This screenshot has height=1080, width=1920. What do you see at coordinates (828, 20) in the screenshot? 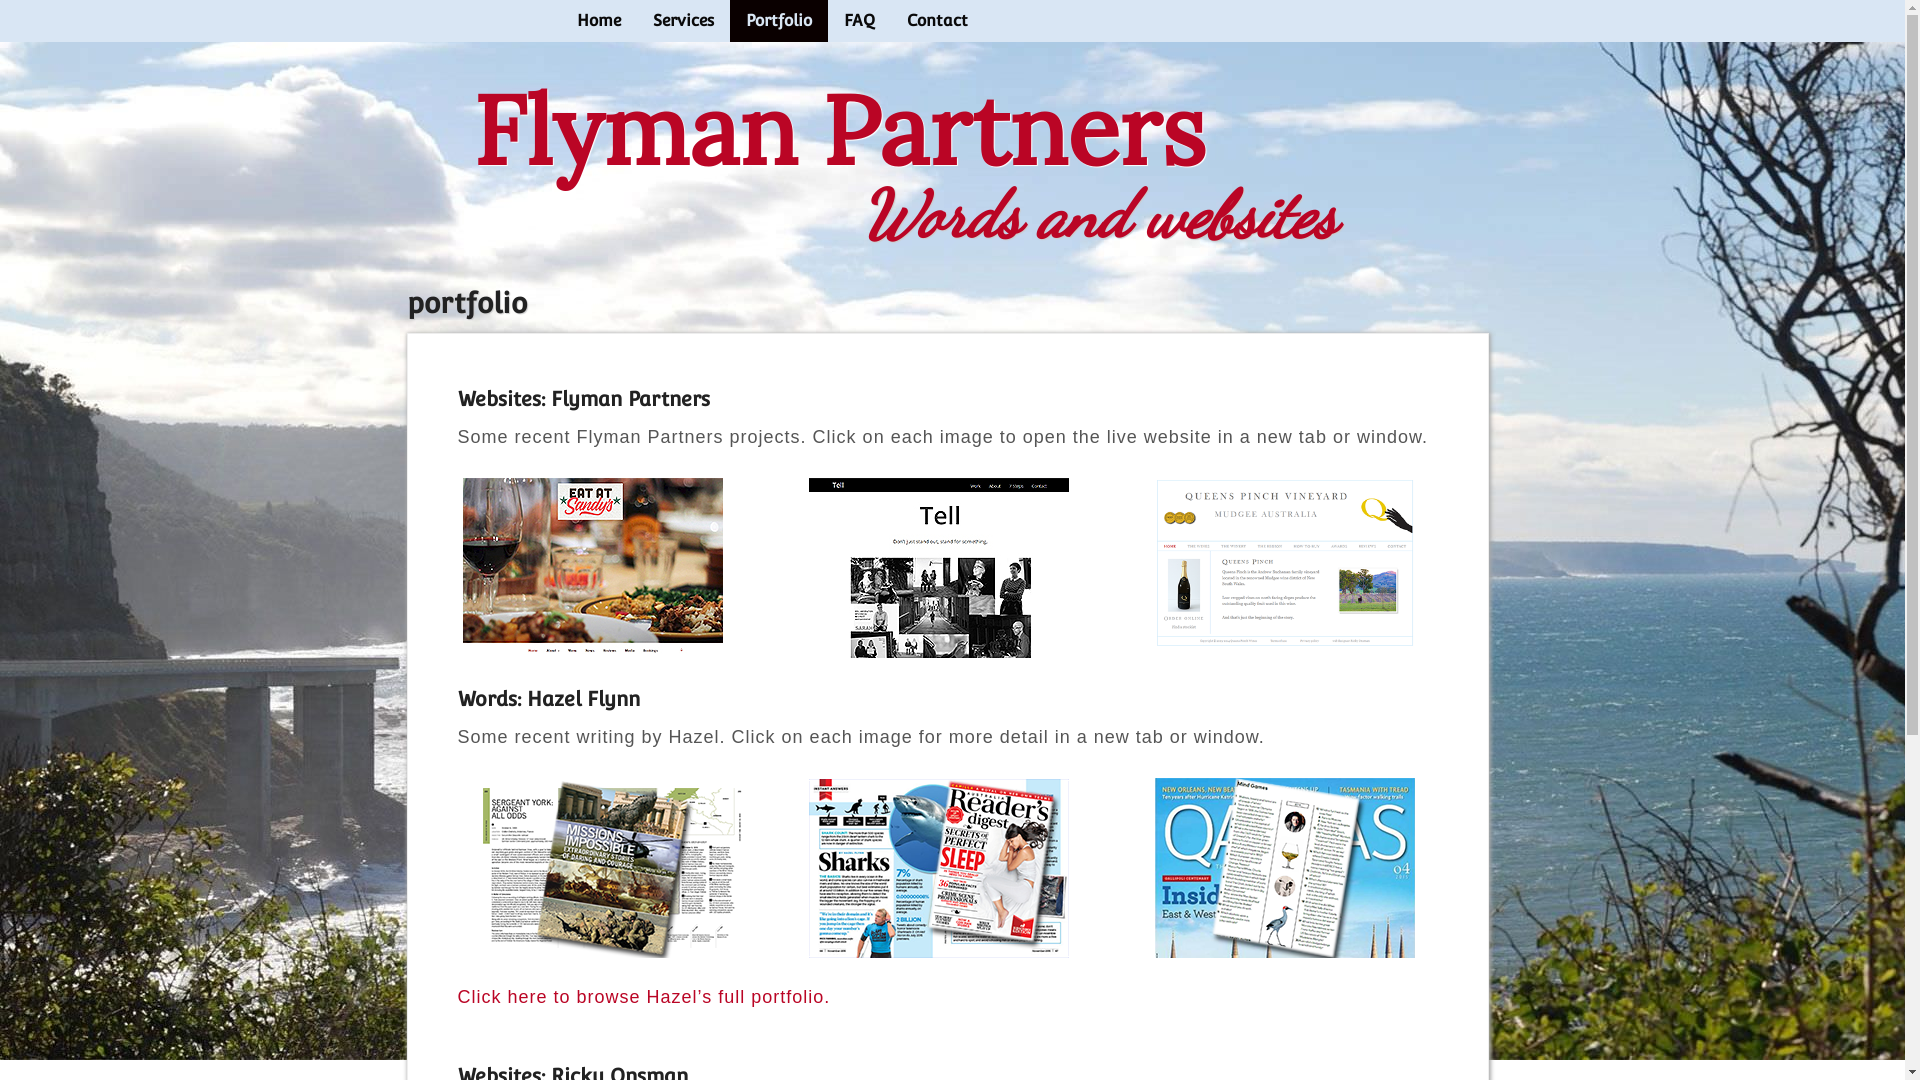
I see `'FAQ'` at bounding box center [828, 20].